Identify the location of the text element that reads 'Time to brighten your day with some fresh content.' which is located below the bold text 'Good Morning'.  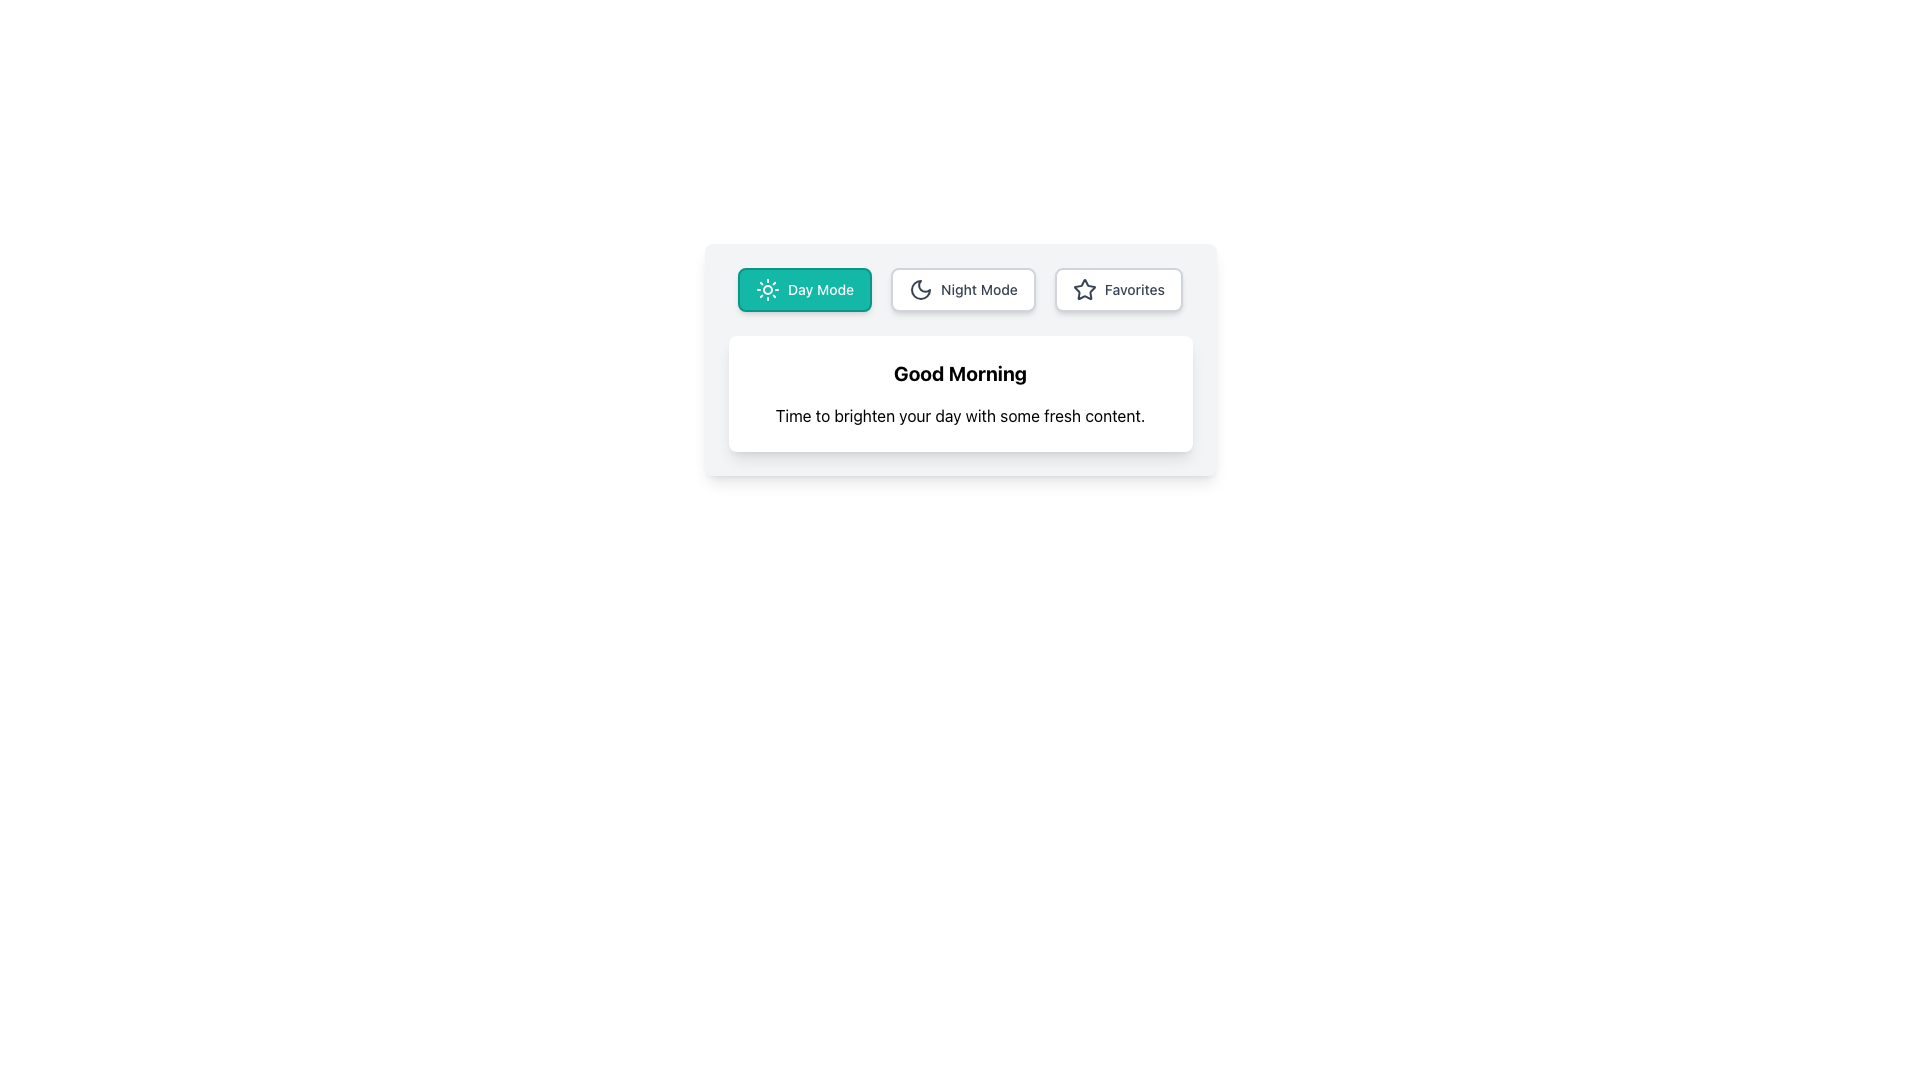
(960, 415).